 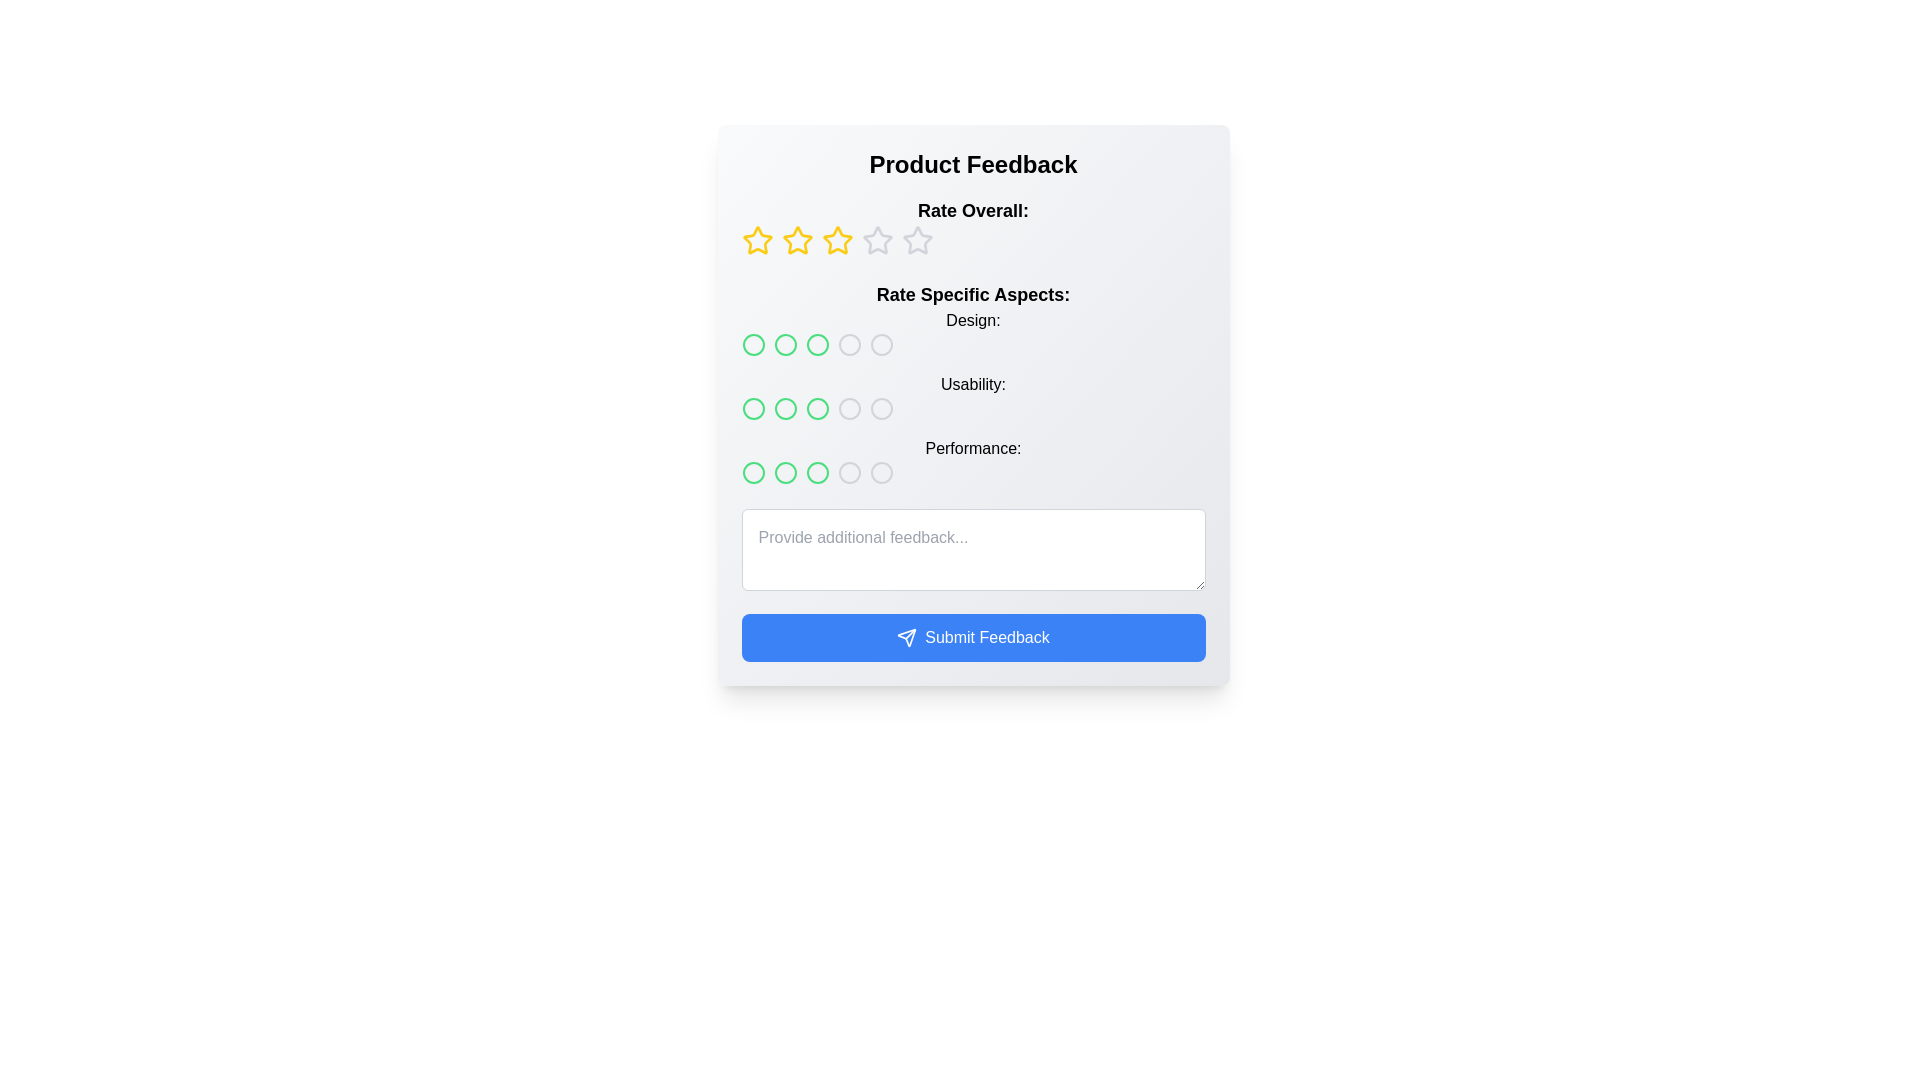 I want to click on the second star icon in the 'Rate Overall' section, so click(x=796, y=239).